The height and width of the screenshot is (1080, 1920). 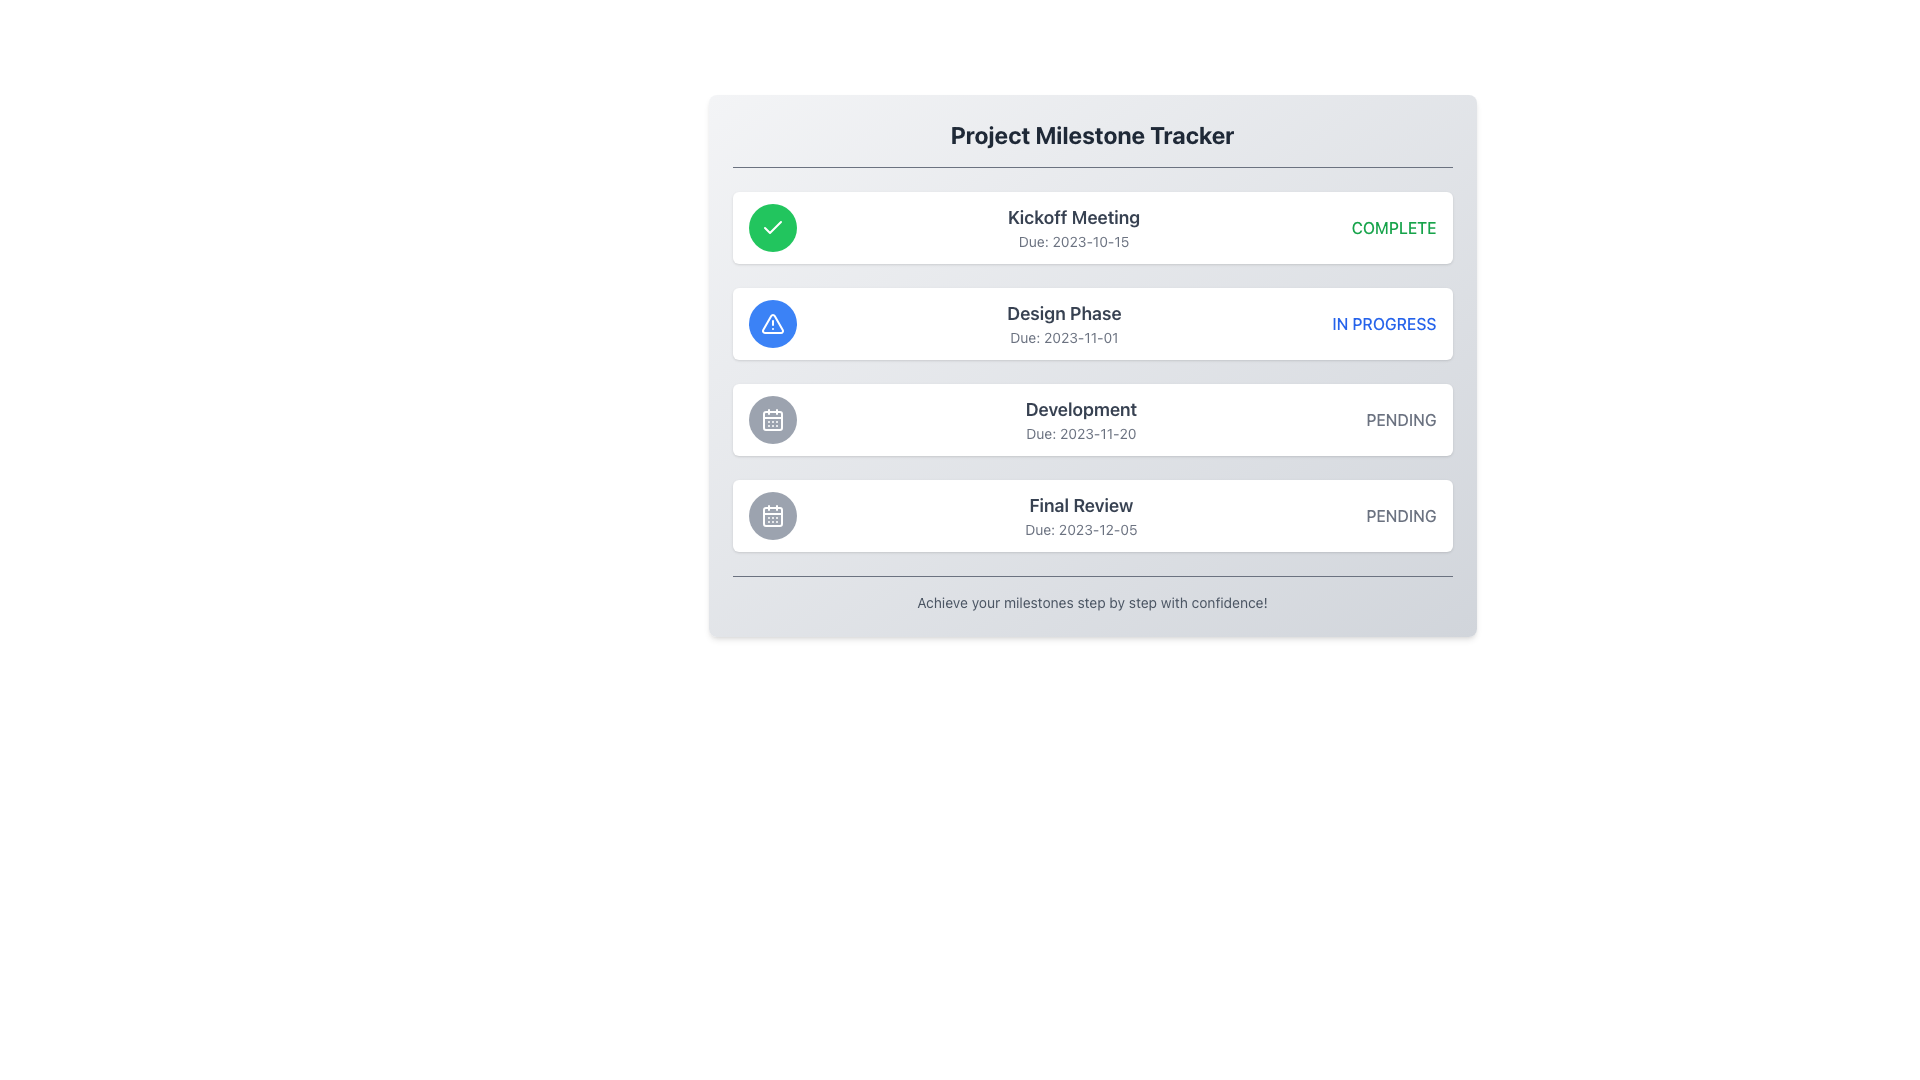 I want to click on the status label indicating the ongoing status of the 'Design Phase' milestone, which is positioned next to the 'Due: 2023-11-01' text, so click(x=1383, y=323).